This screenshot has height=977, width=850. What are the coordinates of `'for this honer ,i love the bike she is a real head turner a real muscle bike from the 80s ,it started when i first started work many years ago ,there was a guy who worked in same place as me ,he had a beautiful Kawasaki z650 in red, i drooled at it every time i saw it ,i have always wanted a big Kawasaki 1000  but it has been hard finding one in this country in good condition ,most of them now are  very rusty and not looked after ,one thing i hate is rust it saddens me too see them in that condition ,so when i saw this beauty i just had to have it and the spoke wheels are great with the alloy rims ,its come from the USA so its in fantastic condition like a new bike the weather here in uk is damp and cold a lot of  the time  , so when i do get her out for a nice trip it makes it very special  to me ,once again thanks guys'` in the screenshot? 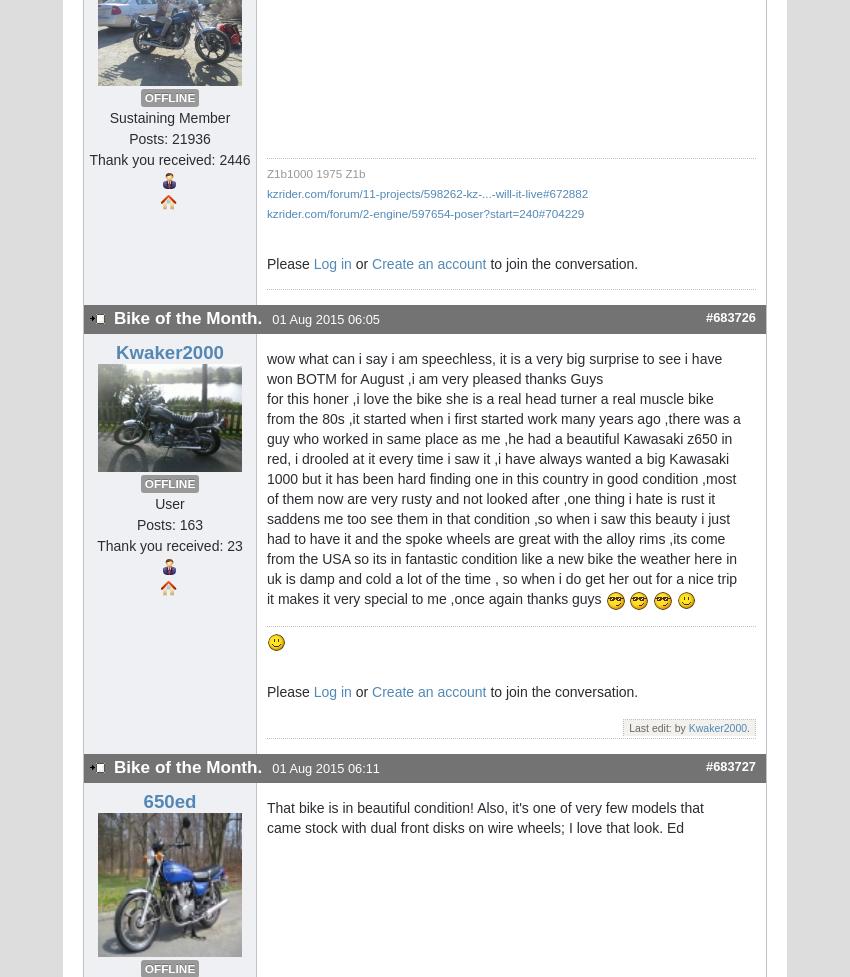 It's located at (503, 497).